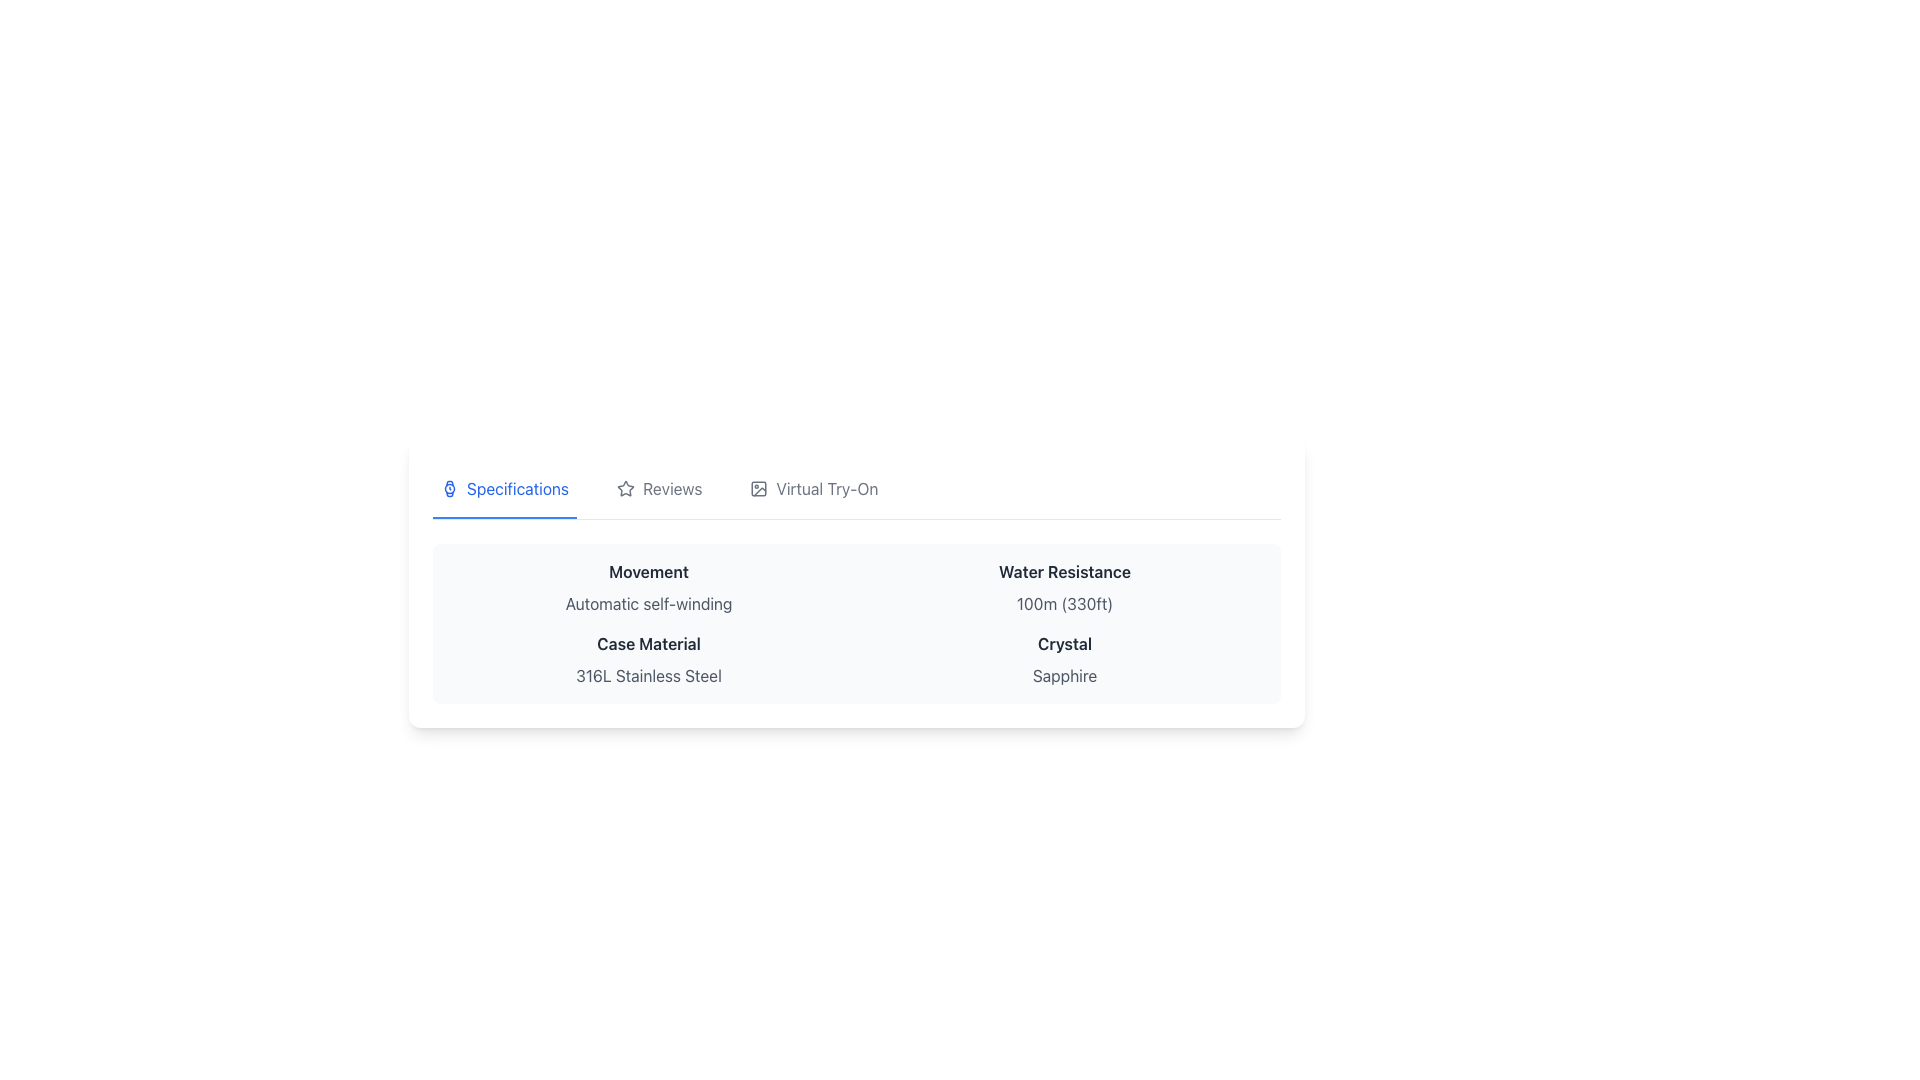 This screenshot has height=1080, width=1920. I want to click on the non-interactive text descriptor that provides detailed information about the material of a product case, located below 'Case Material' in the specification table, so click(648, 675).